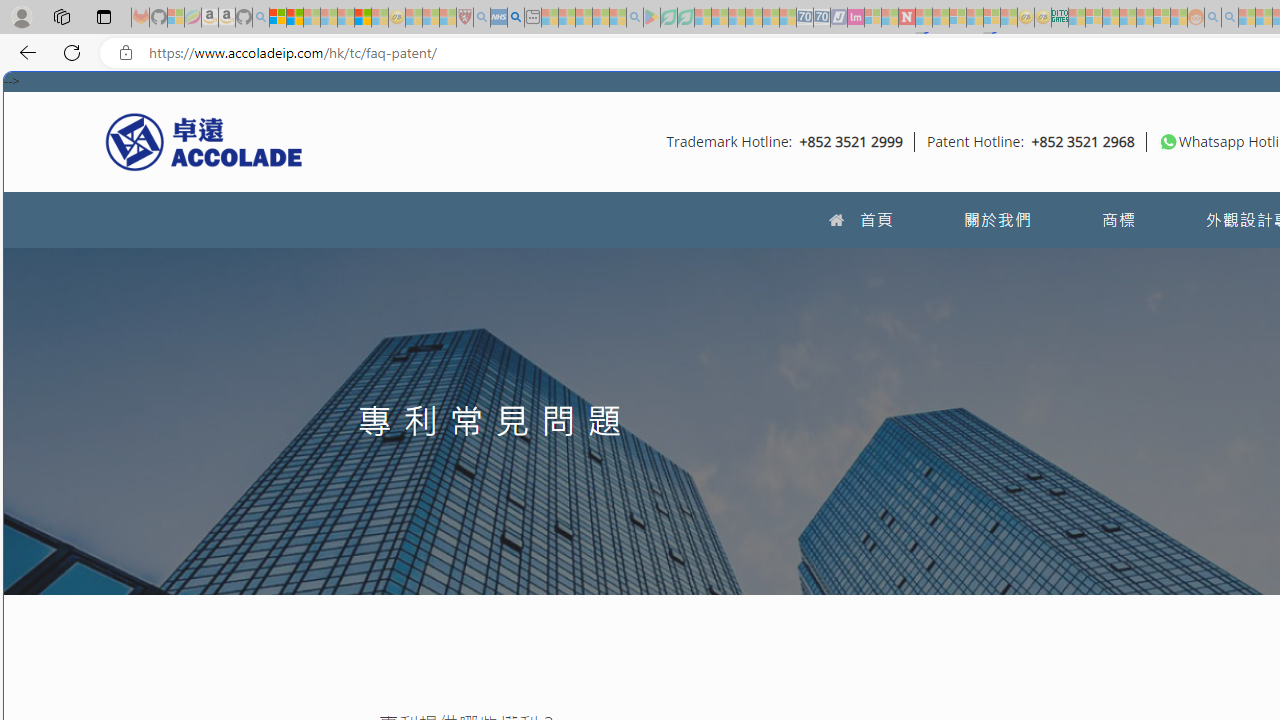 Image resolution: width=1280 pixels, height=720 pixels. What do you see at coordinates (515, 17) in the screenshot?
I see `'utah sues federal government - Search'` at bounding box center [515, 17].